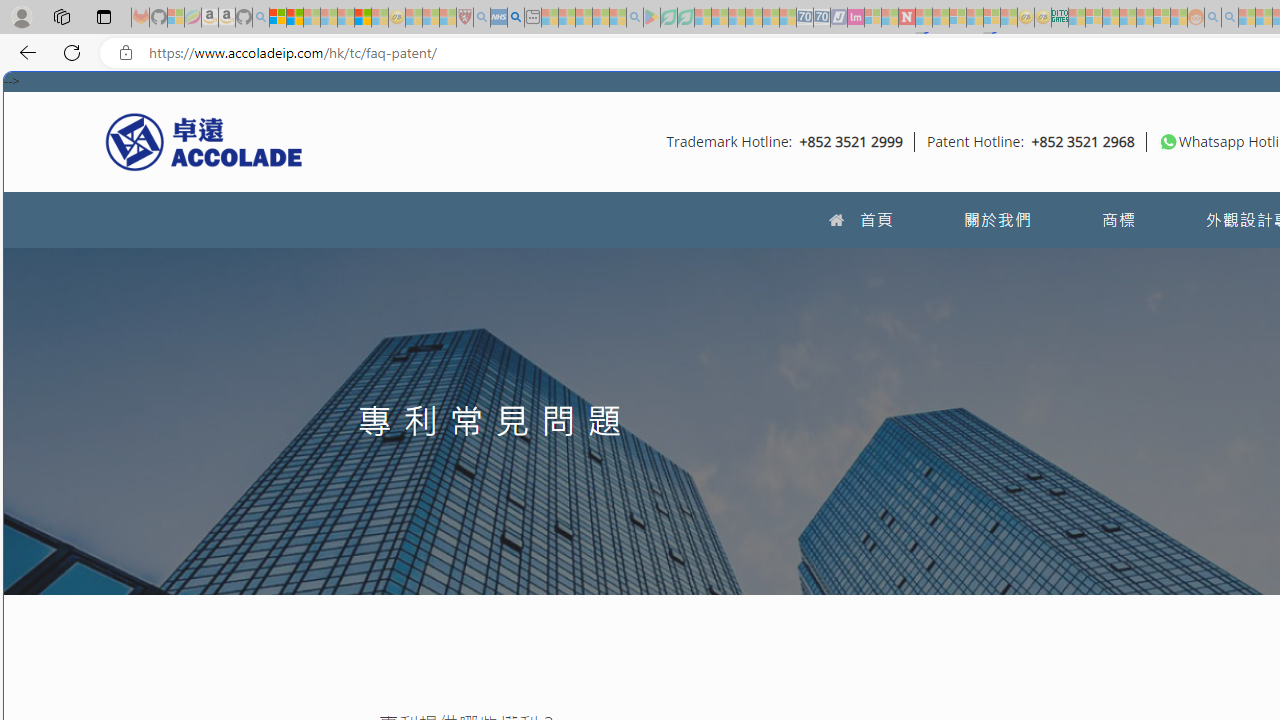 Image resolution: width=1280 pixels, height=720 pixels. What do you see at coordinates (515, 17) in the screenshot?
I see `'utah sues federal government - Search'` at bounding box center [515, 17].